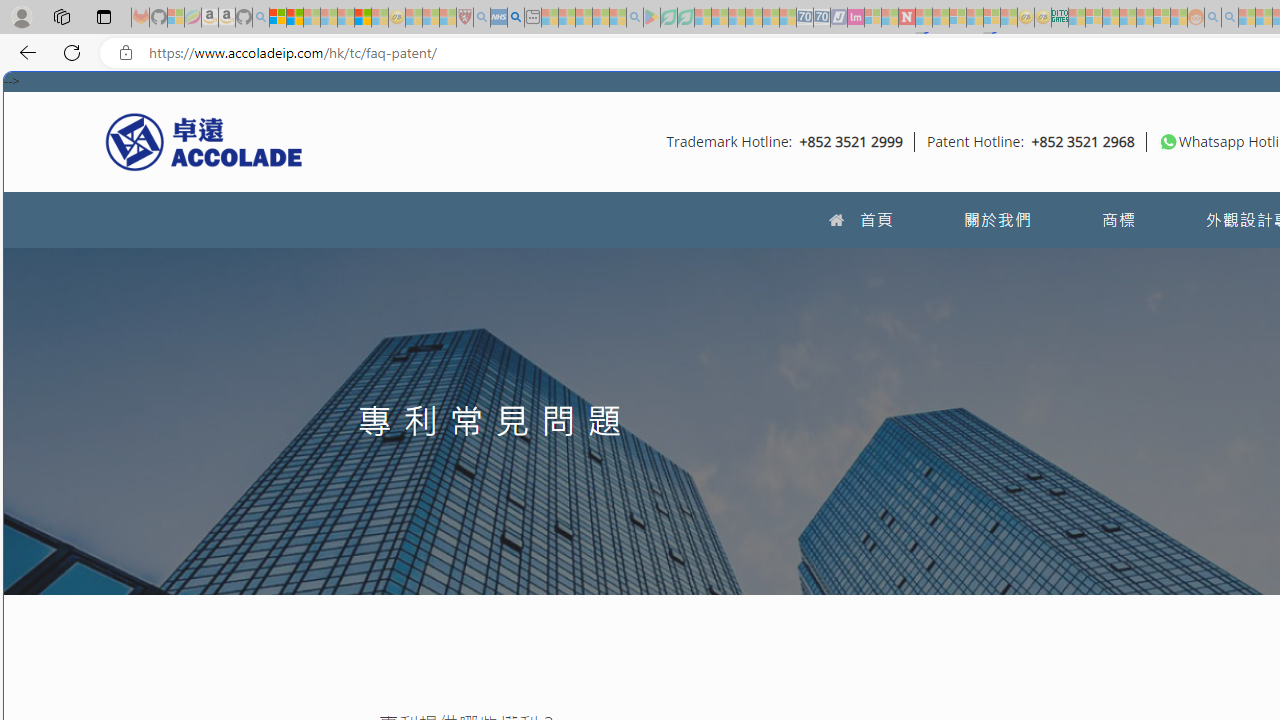 Image resolution: width=1280 pixels, height=720 pixels. What do you see at coordinates (515, 17) in the screenshot?
I see `'utah sues federal government - Search'` at bounding box center [515, 17].